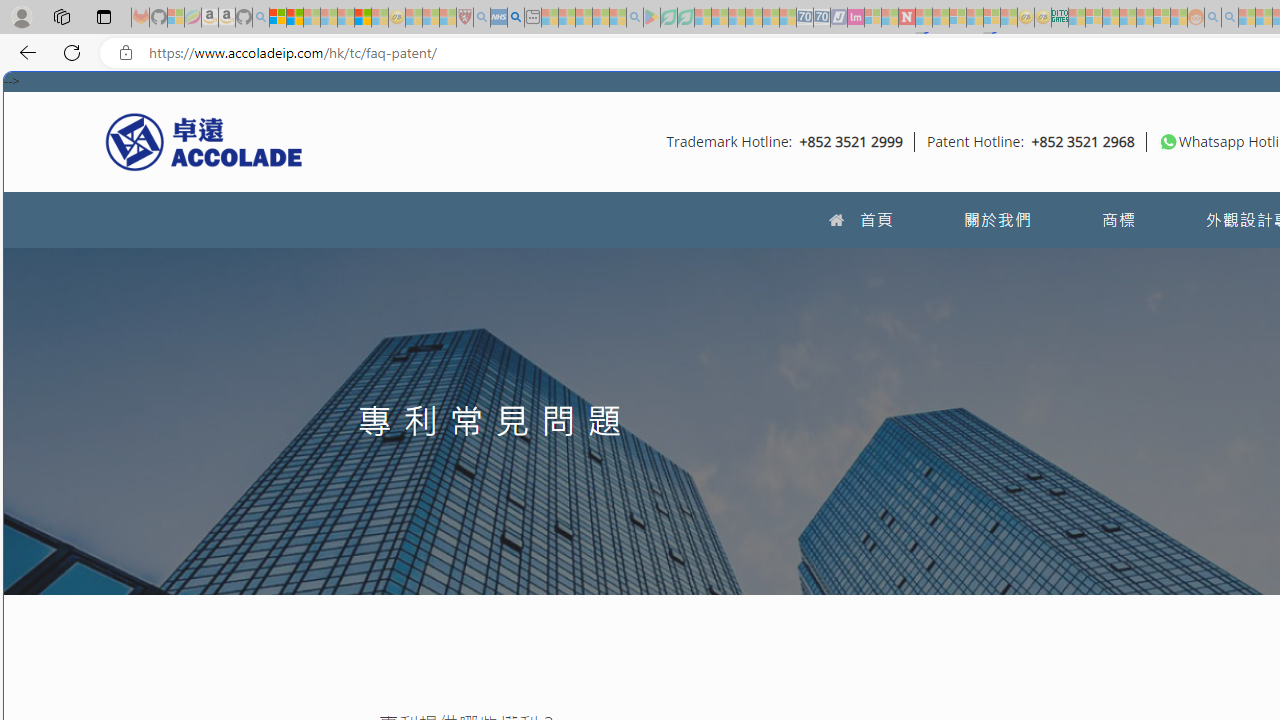 Image resolution: width=1280 pixels, height=720 pixels. What do you see at coordinates (515, 17) in the screenshot?
I see `'utah sues federal government - Search'` at bounding box center [515, 17].